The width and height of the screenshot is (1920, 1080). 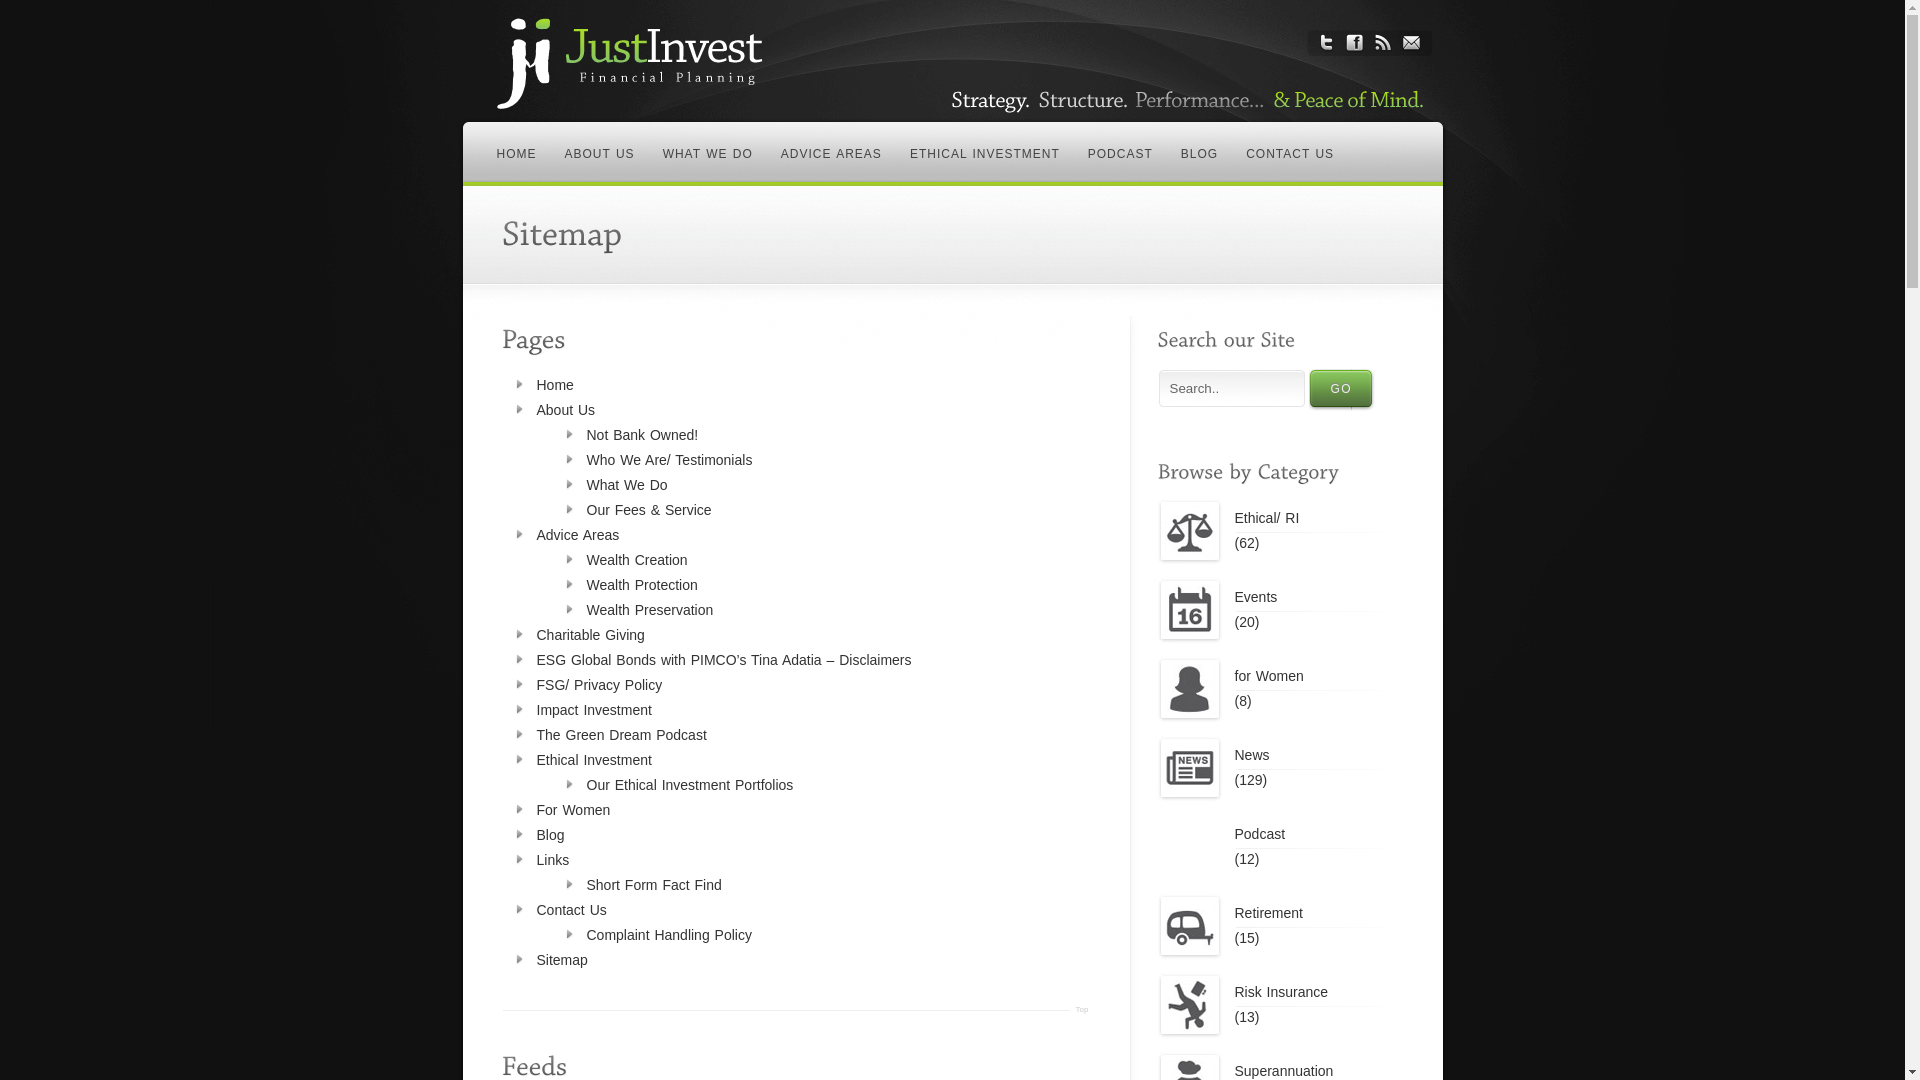 I want to click on 'Podcast', so click(x=1309, y=833).